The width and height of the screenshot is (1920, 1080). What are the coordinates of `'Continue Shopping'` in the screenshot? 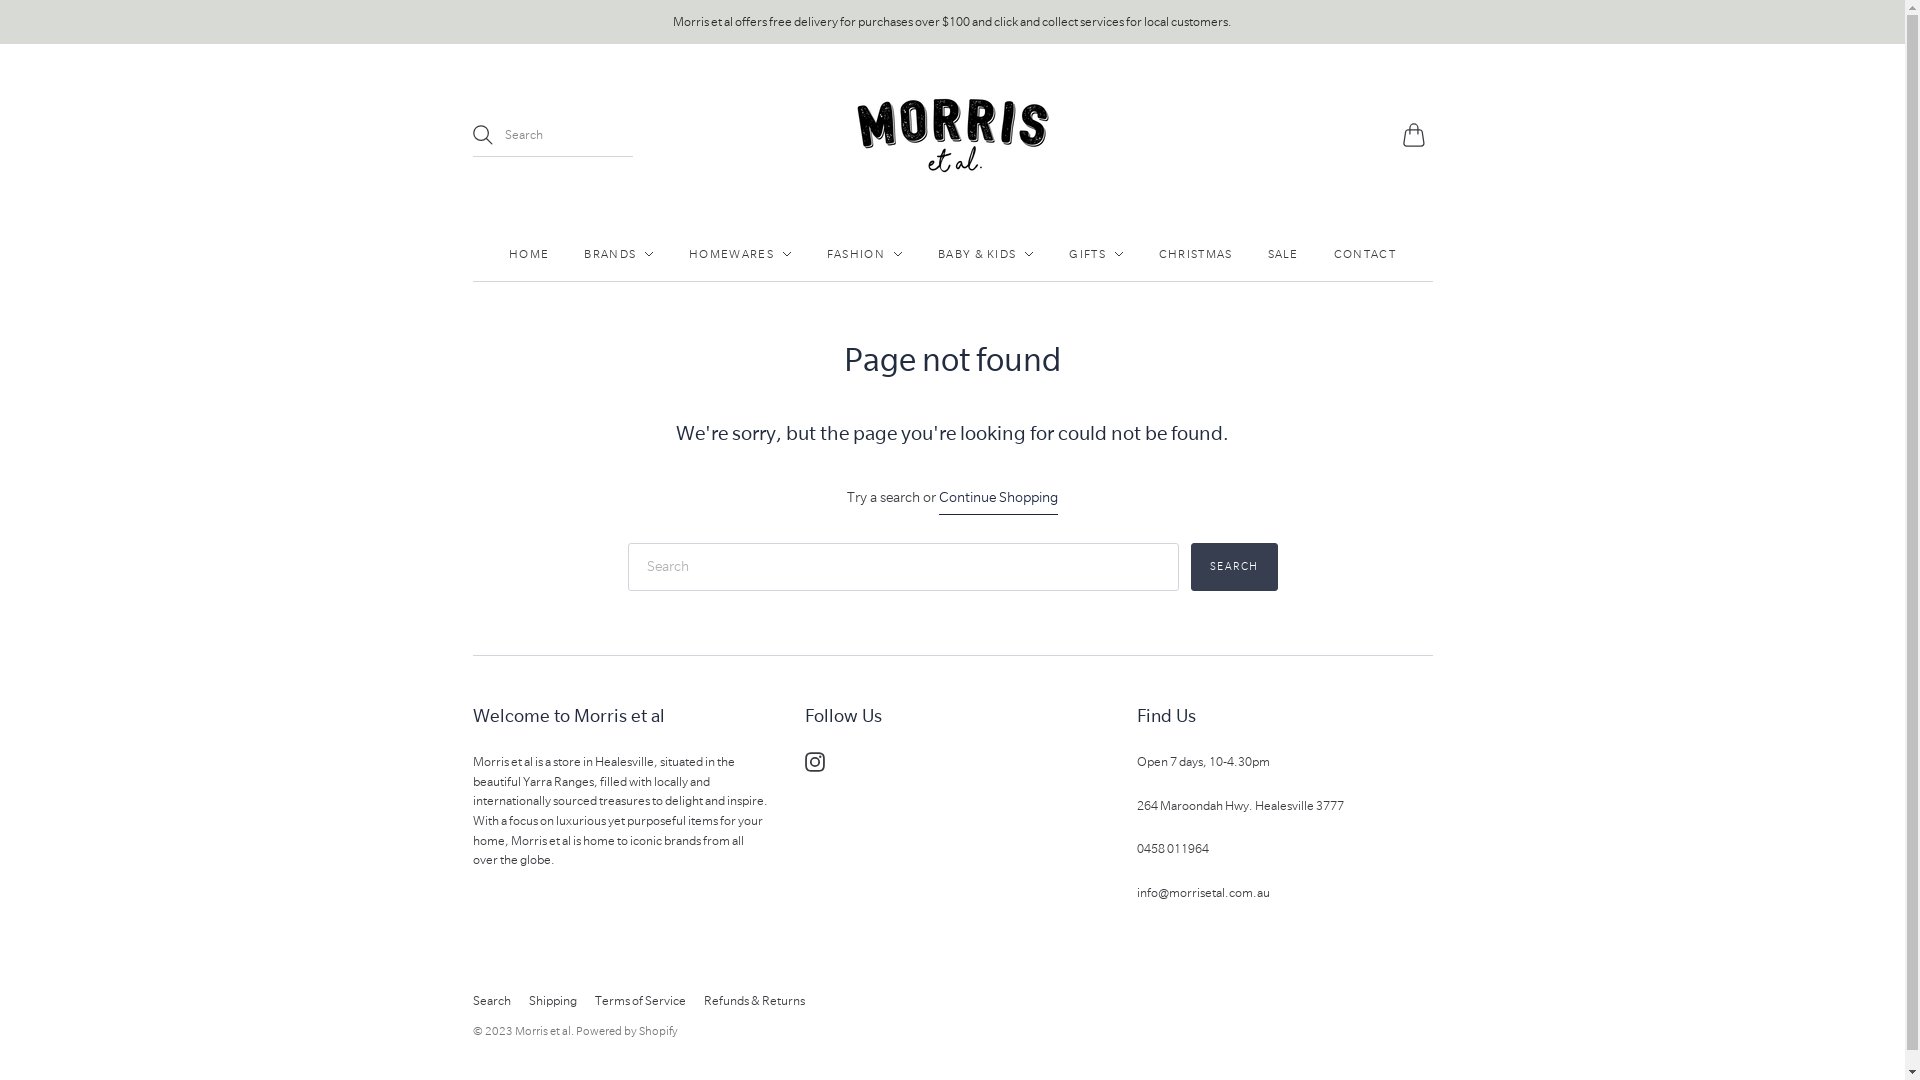 It's located at (998, 497).